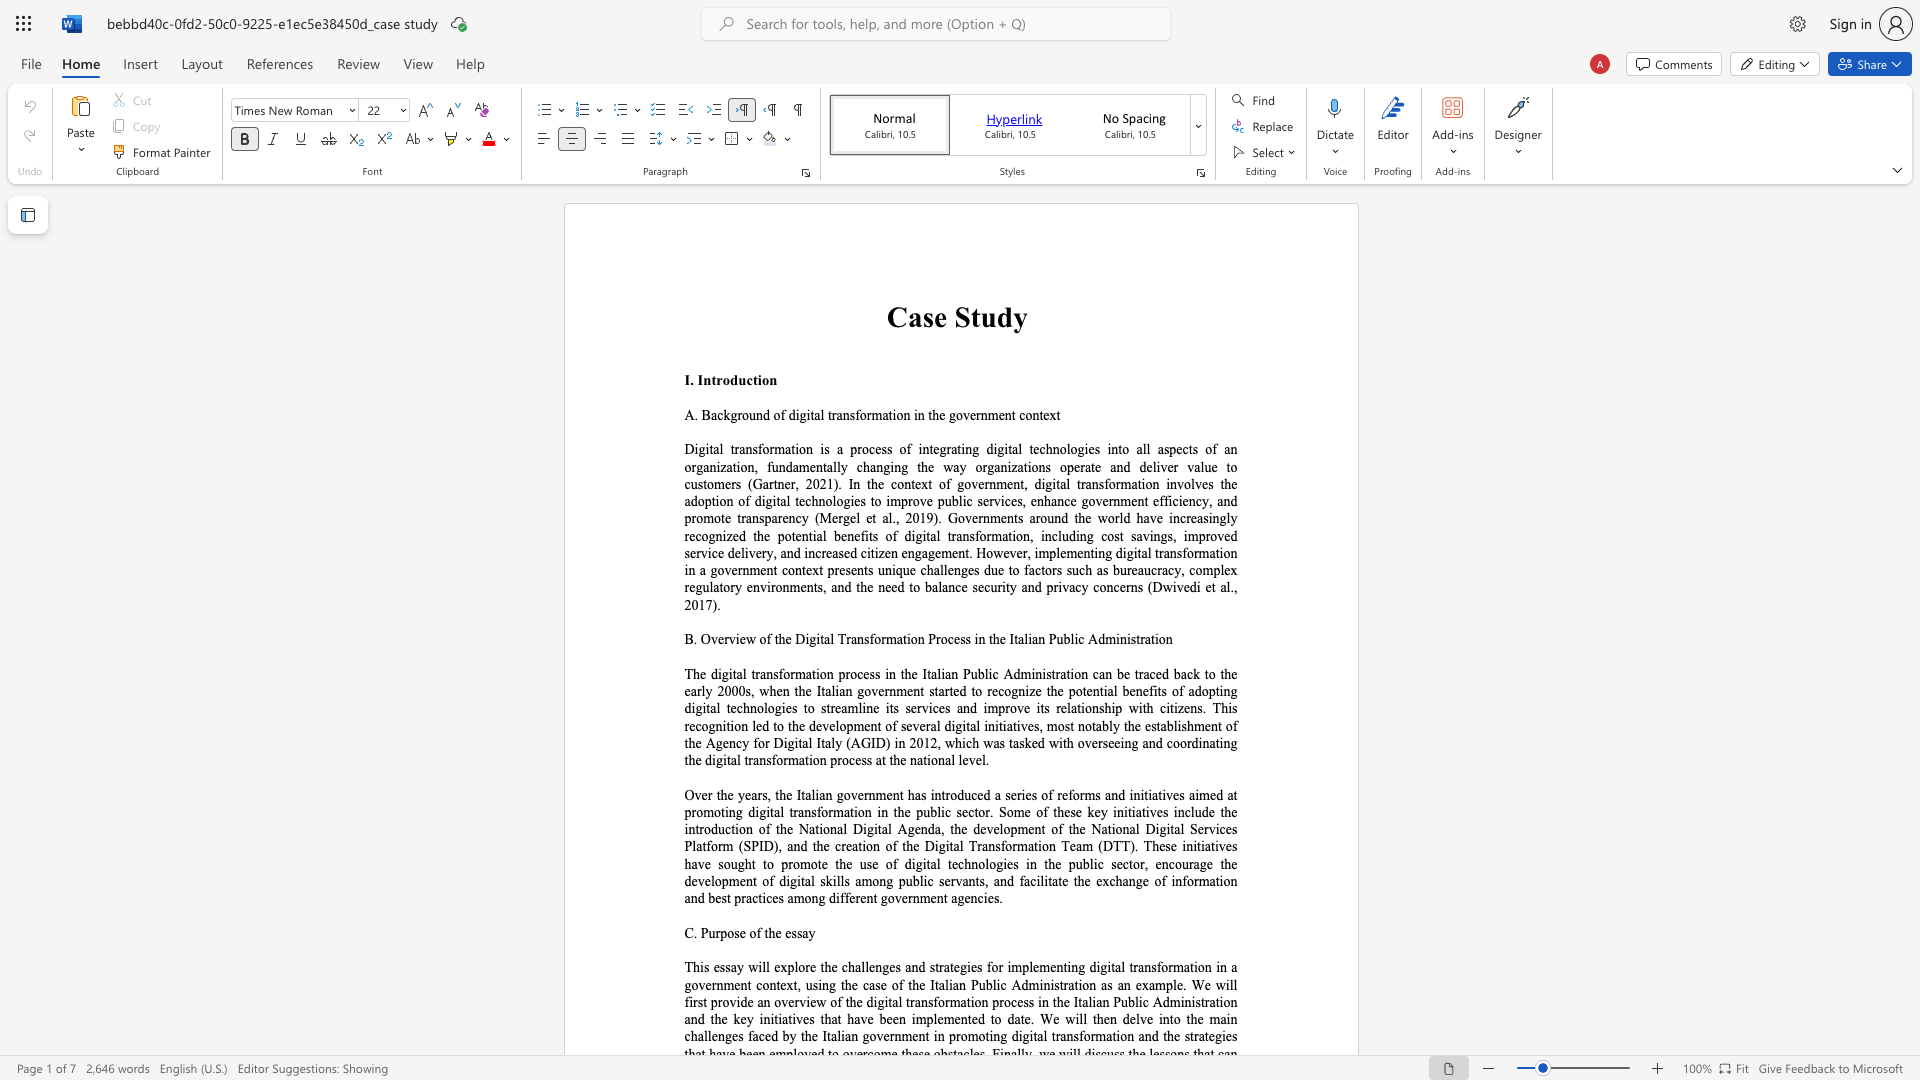  I want to click on the subset text "Process in the Itali" within the text "B. Overview of the Digital Transformation Process in the Italian Public Administration", so click(927, 639).